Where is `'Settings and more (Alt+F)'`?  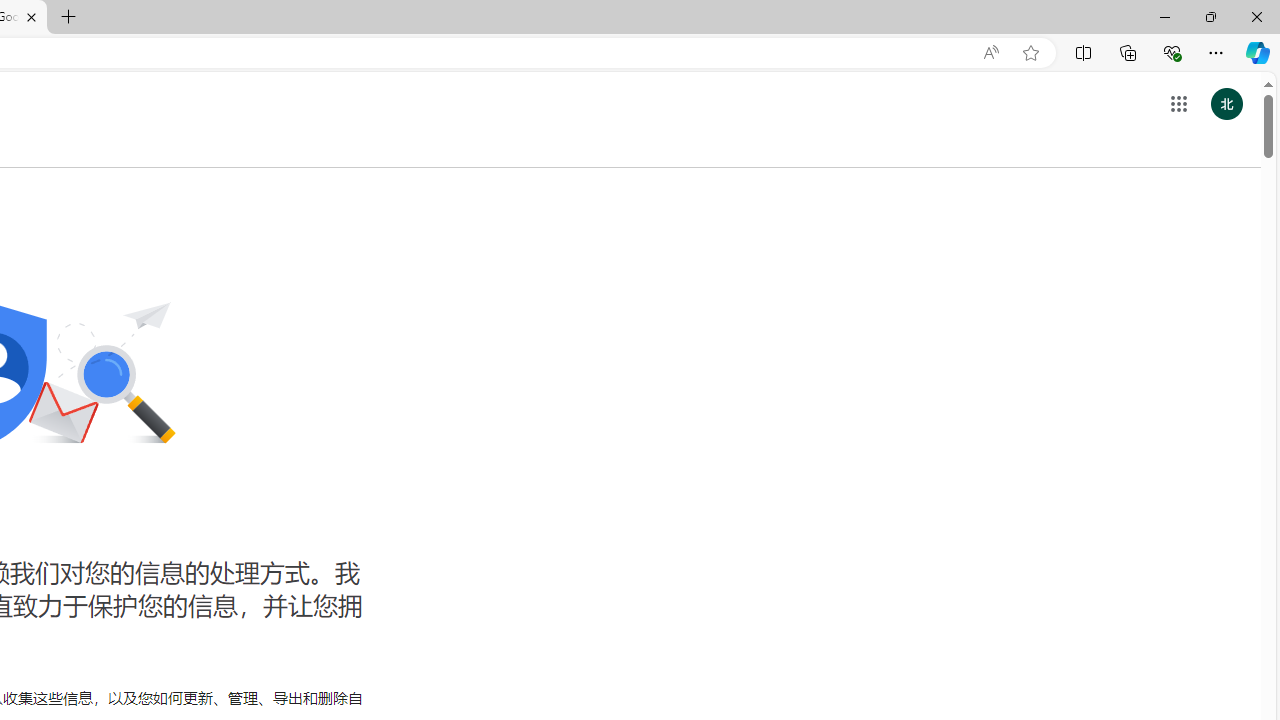 'Settings and more (Alt+F)' is located at coordinates (1215, 51).